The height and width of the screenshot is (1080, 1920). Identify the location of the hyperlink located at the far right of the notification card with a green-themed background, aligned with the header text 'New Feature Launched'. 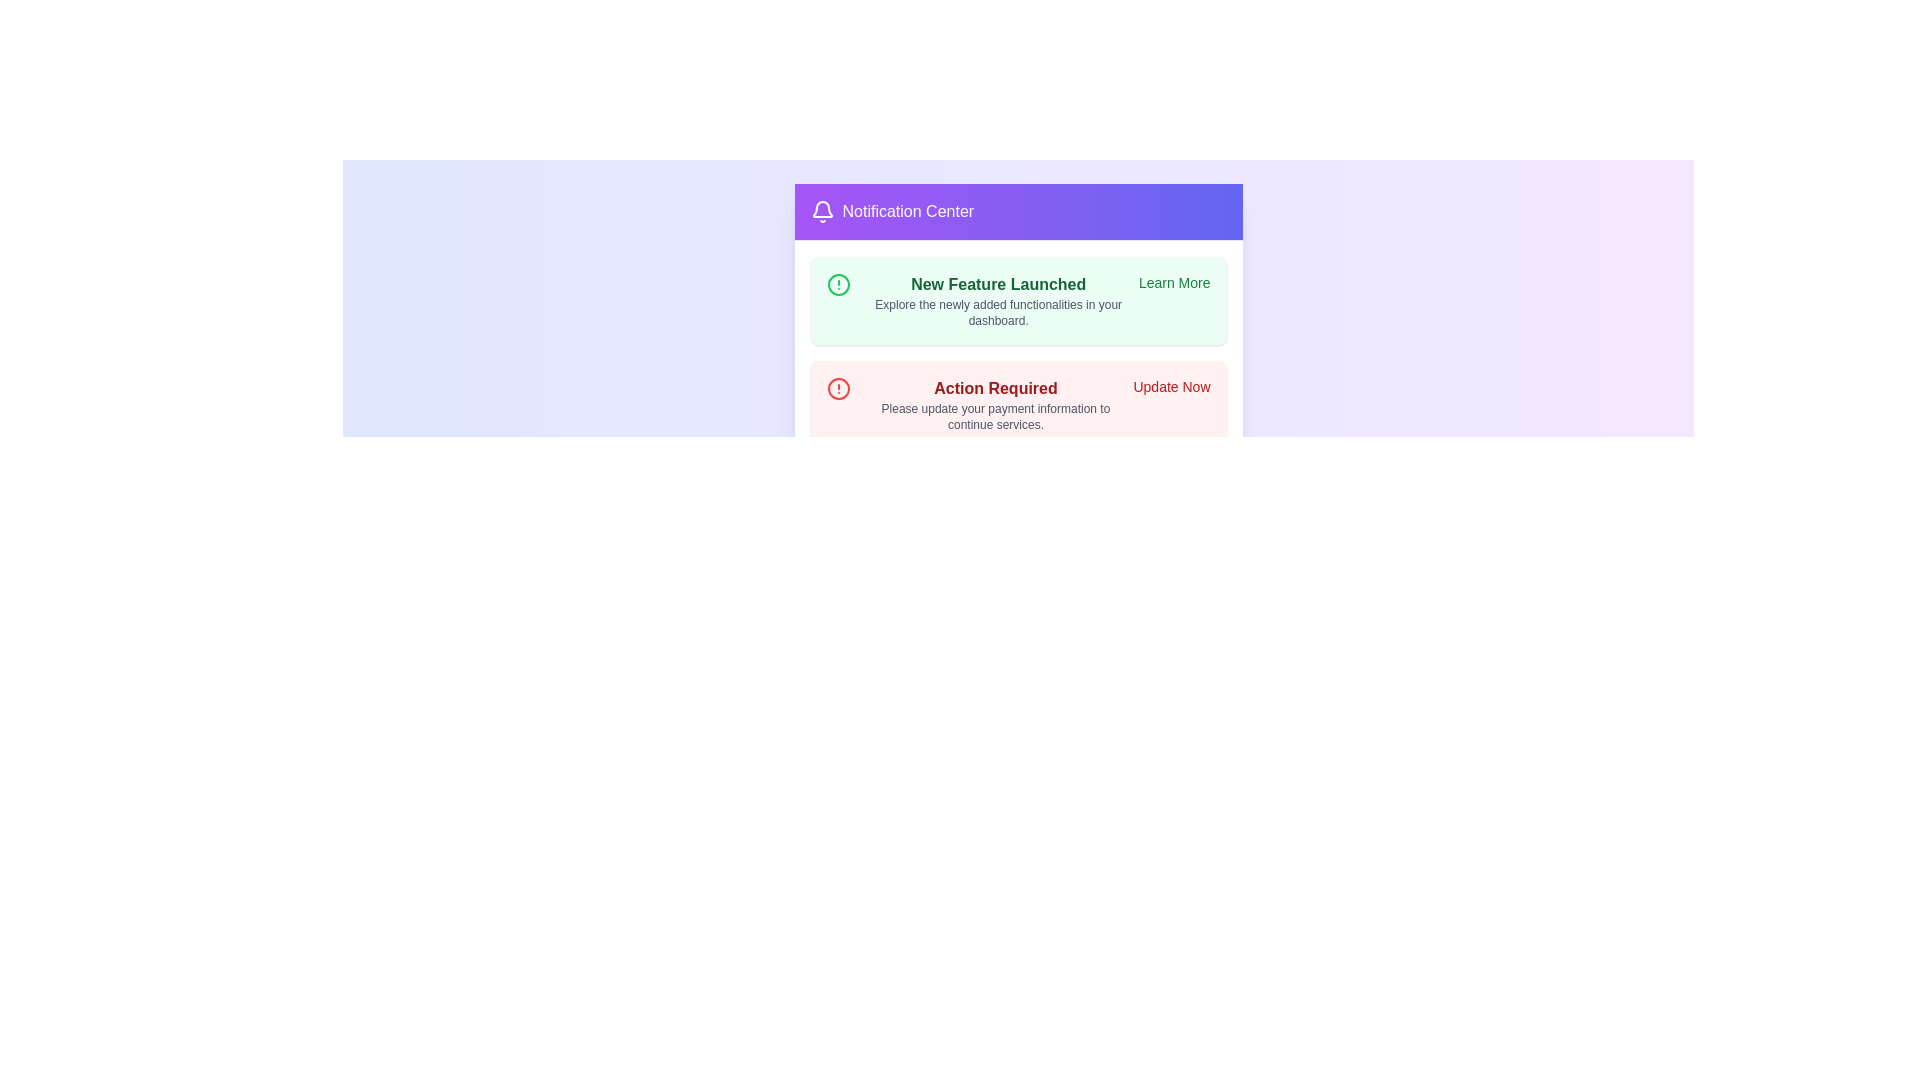
(1174, 282).